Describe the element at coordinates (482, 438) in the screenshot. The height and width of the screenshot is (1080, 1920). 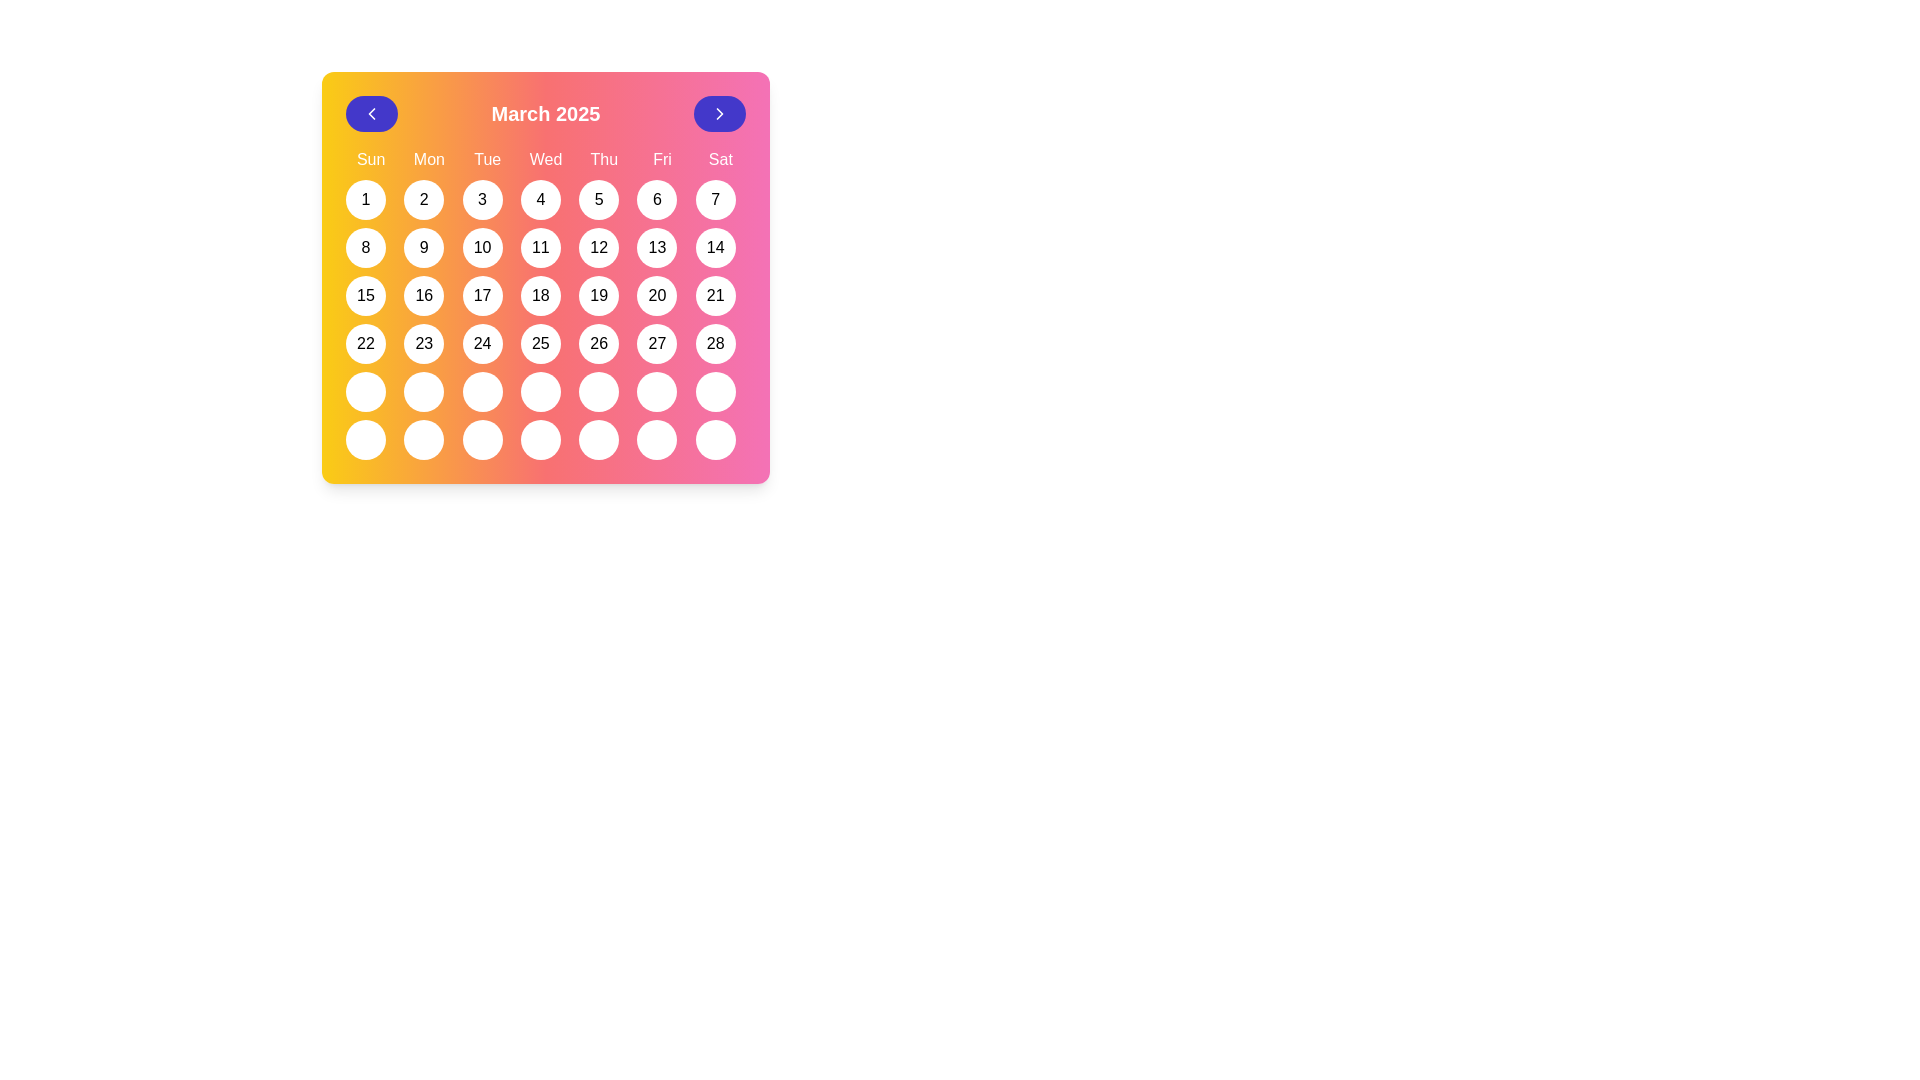
I see `the circular white button with a black border located in the bottom row of the calendar grid under 'Tue'` at that location.